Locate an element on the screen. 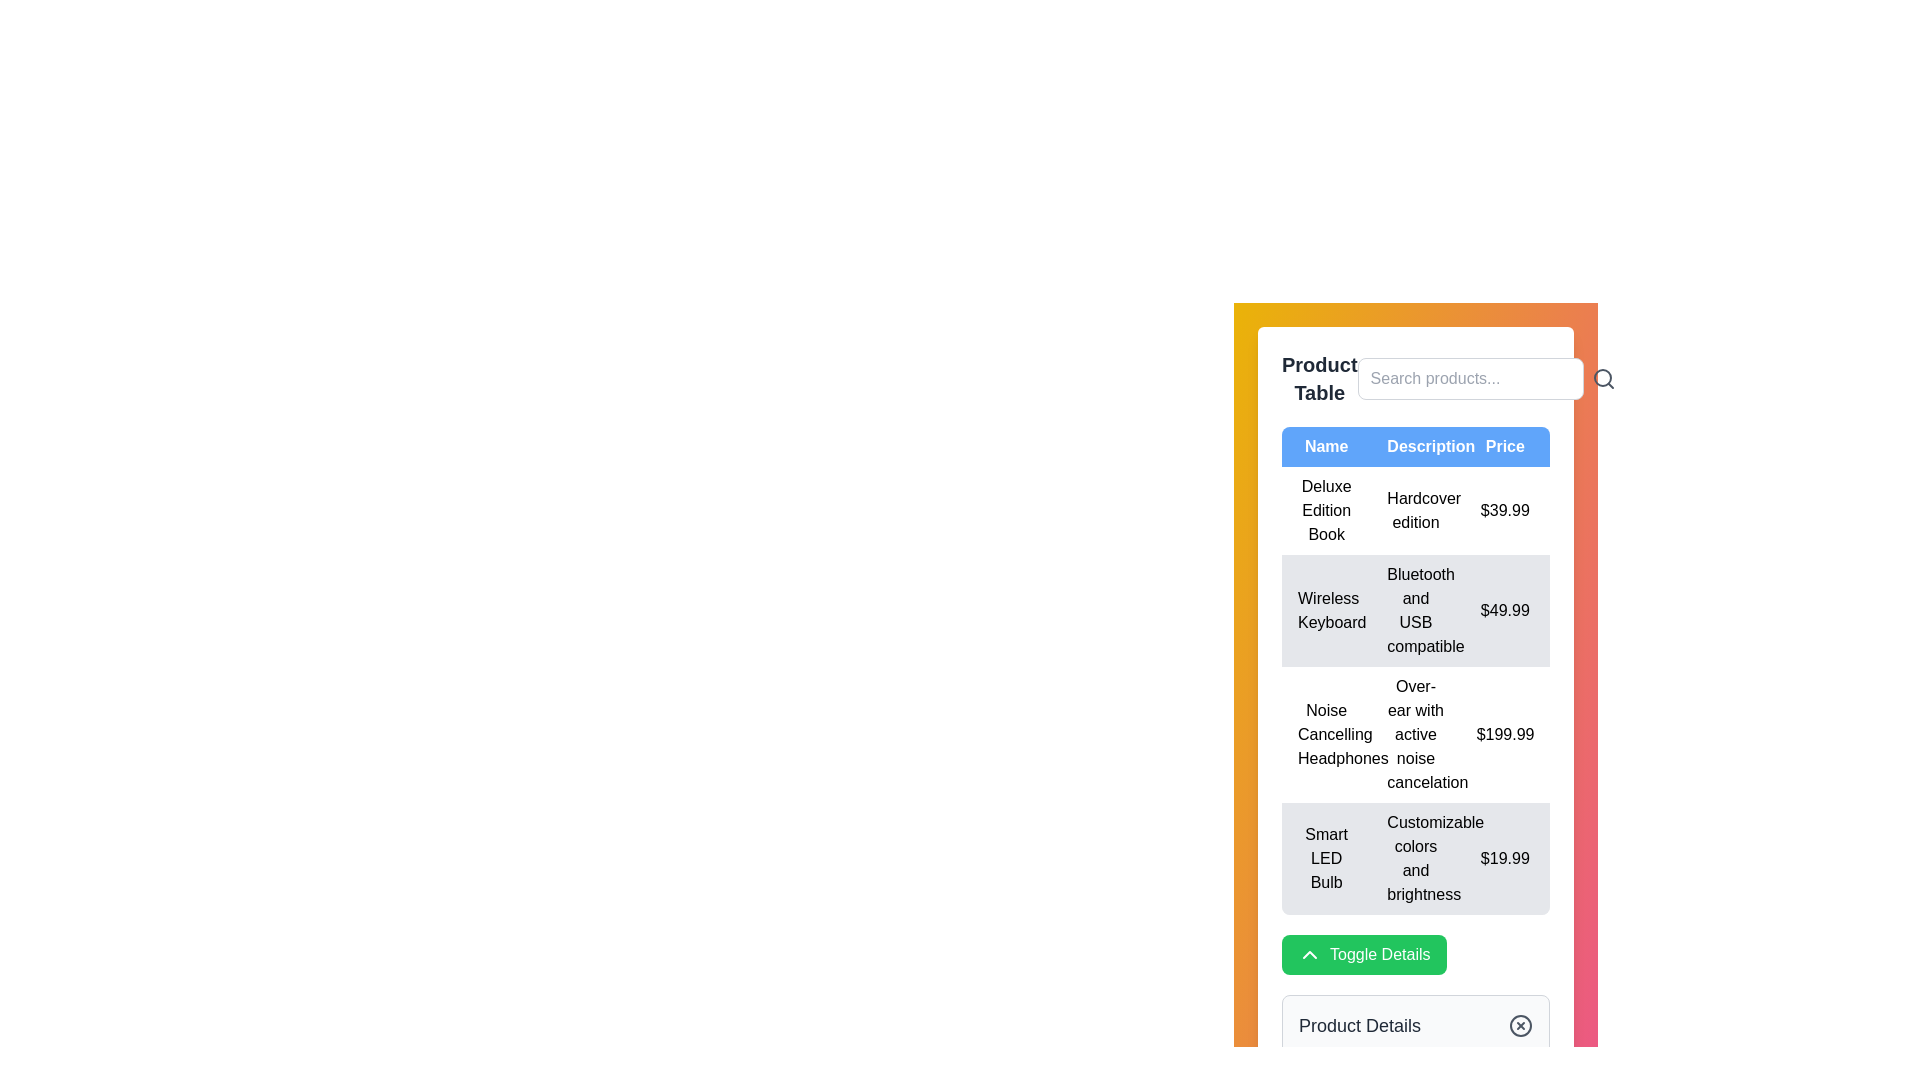 The width and height of the screenshot is (1920, 1080). the text in the first row of the product details table, which contains the product's name, type or description, and price is located at coordinates (1415, 509).